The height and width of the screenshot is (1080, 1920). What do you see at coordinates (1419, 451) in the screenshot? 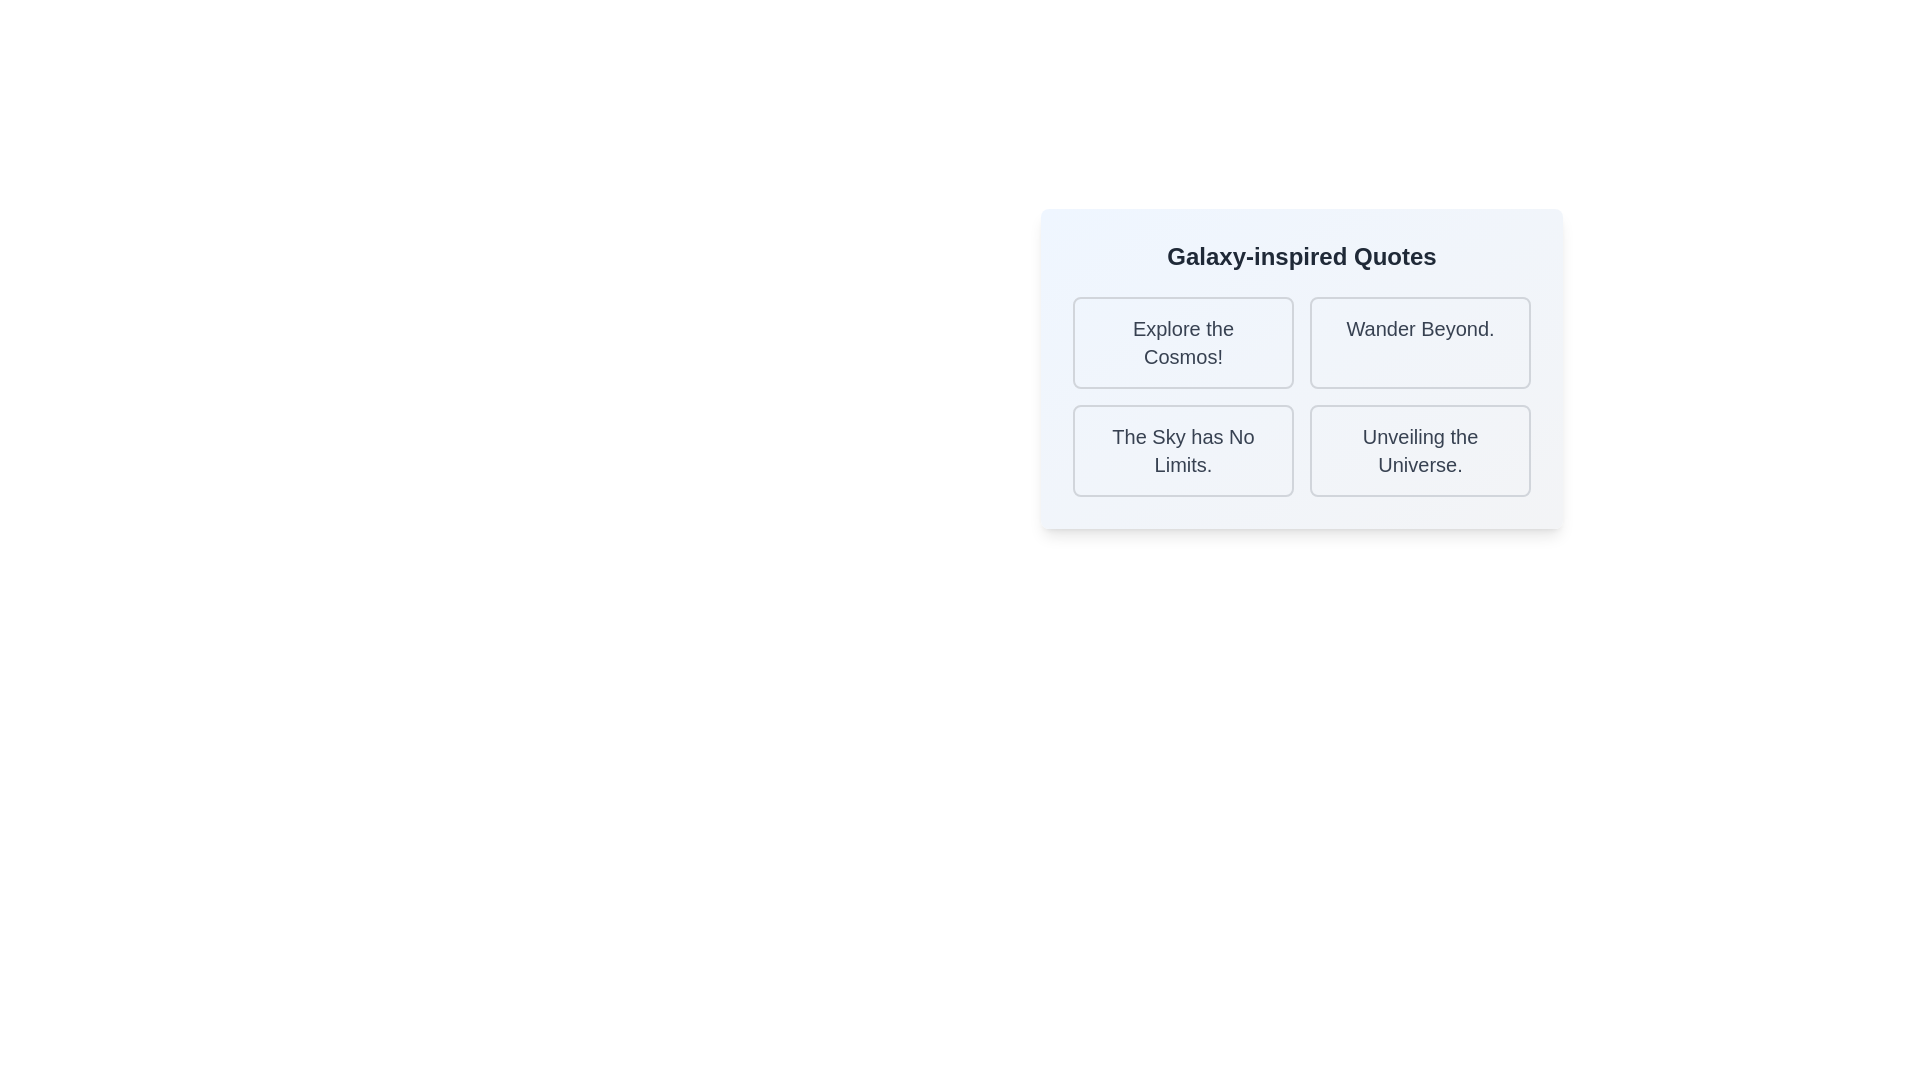
I see `the text label displaying 'Unveiling the Universe.' which is a prominent title in dark gray located in the bottom-right corner of the grid layout` at bounding box center [1419, 451].